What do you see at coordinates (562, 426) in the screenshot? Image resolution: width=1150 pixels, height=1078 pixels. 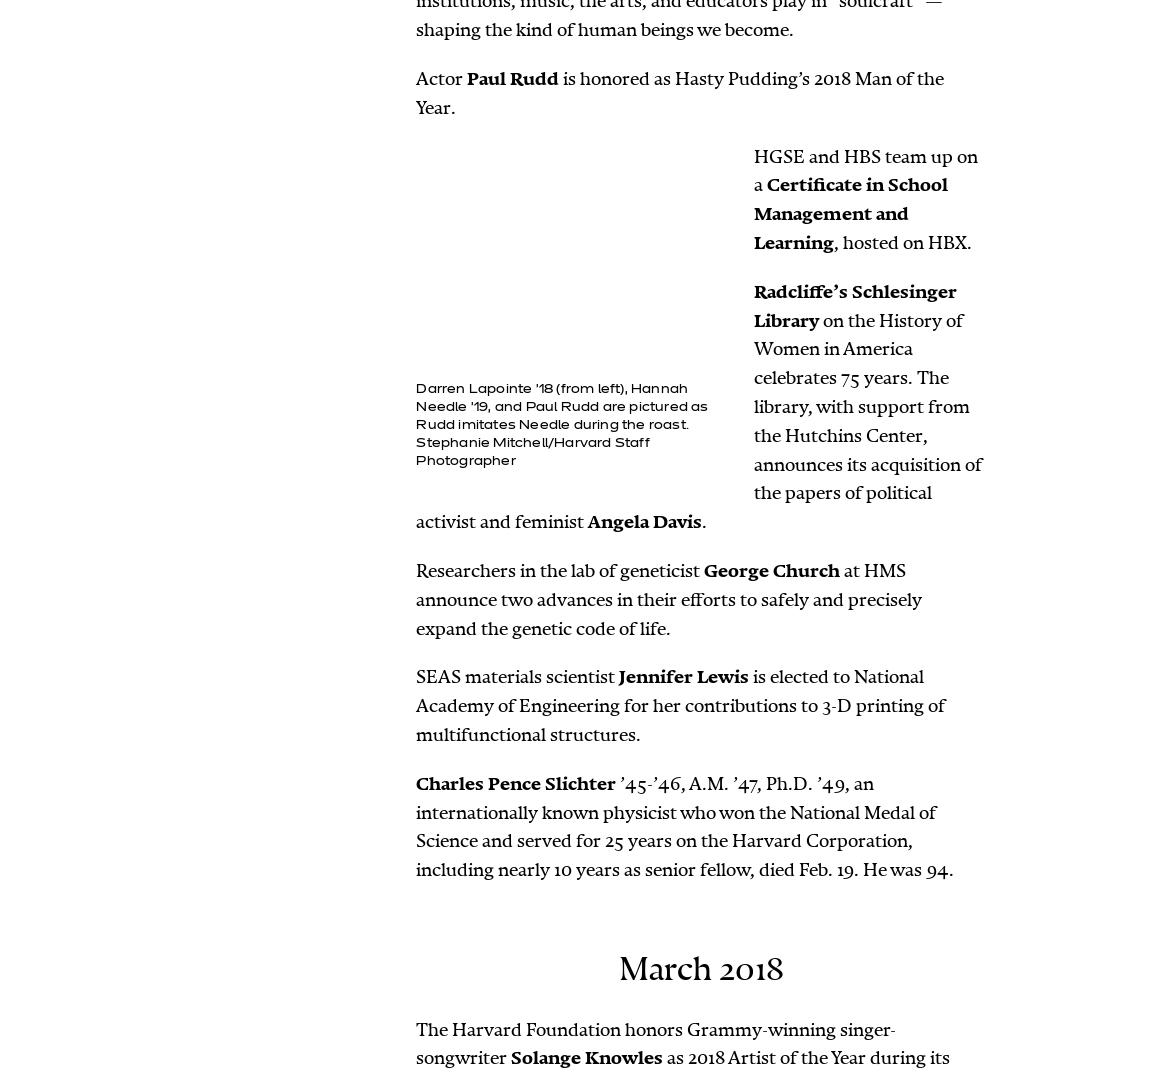 I see `'Darren Lapointe ’18 (from left), Hannah Needle ’19, and Paul Rudd are pictured as Rudd imitates Needle during the roast. Stephanie Mitchell/Harvard Staff Photographer'` at bounding box center [562, 426].